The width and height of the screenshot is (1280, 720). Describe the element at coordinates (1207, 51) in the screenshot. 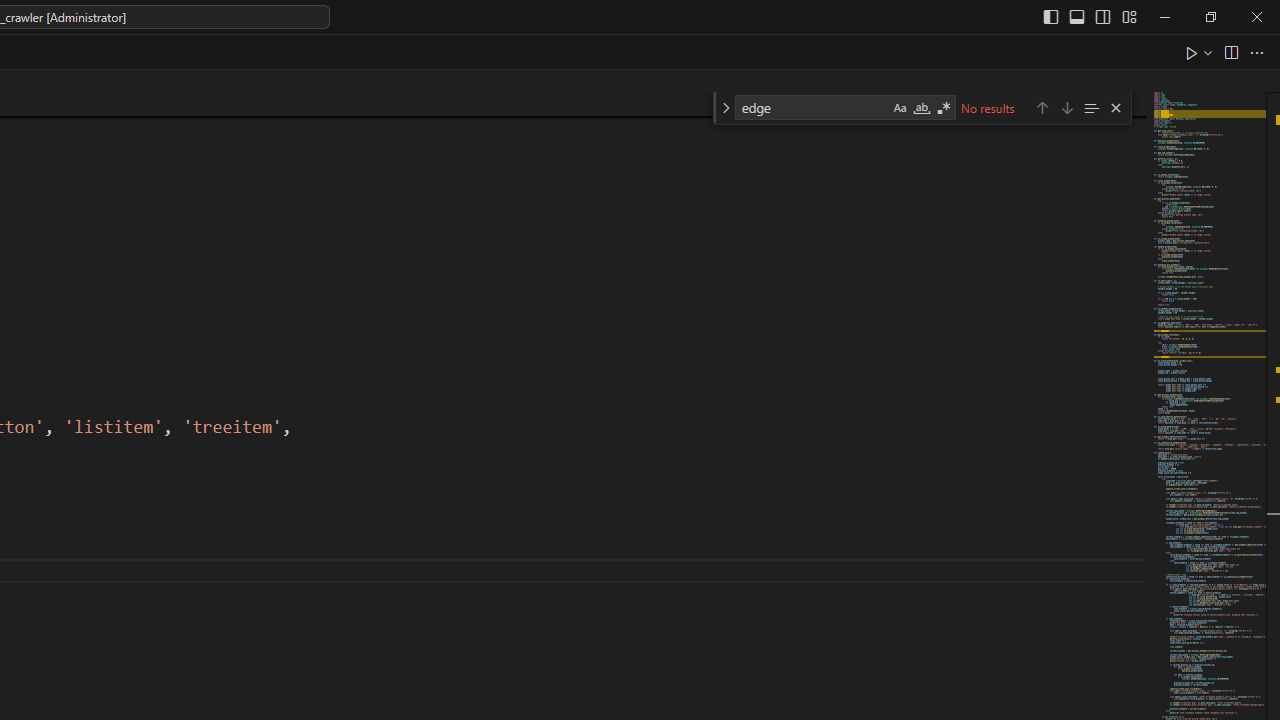

I see `'Run or Debug...'` at that location.